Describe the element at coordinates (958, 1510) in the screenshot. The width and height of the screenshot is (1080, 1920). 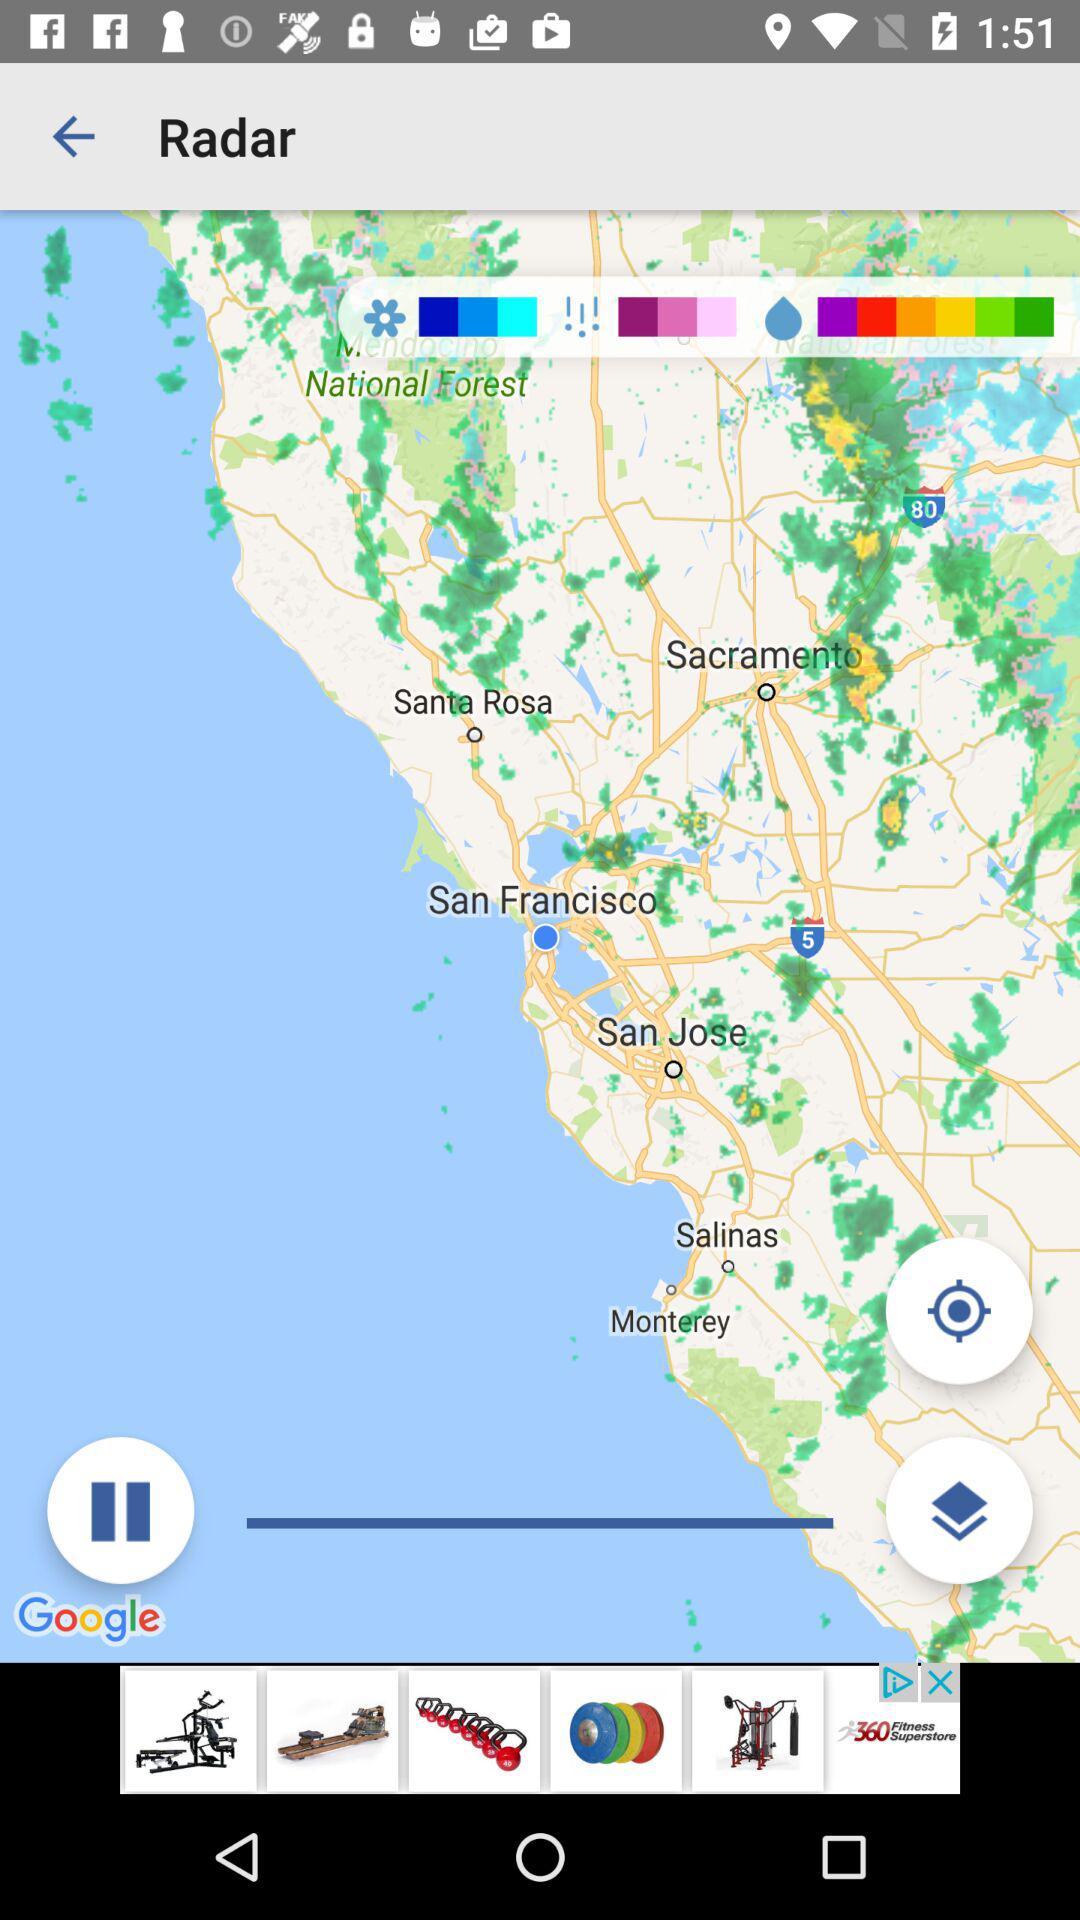
I see `get more information` at that location.